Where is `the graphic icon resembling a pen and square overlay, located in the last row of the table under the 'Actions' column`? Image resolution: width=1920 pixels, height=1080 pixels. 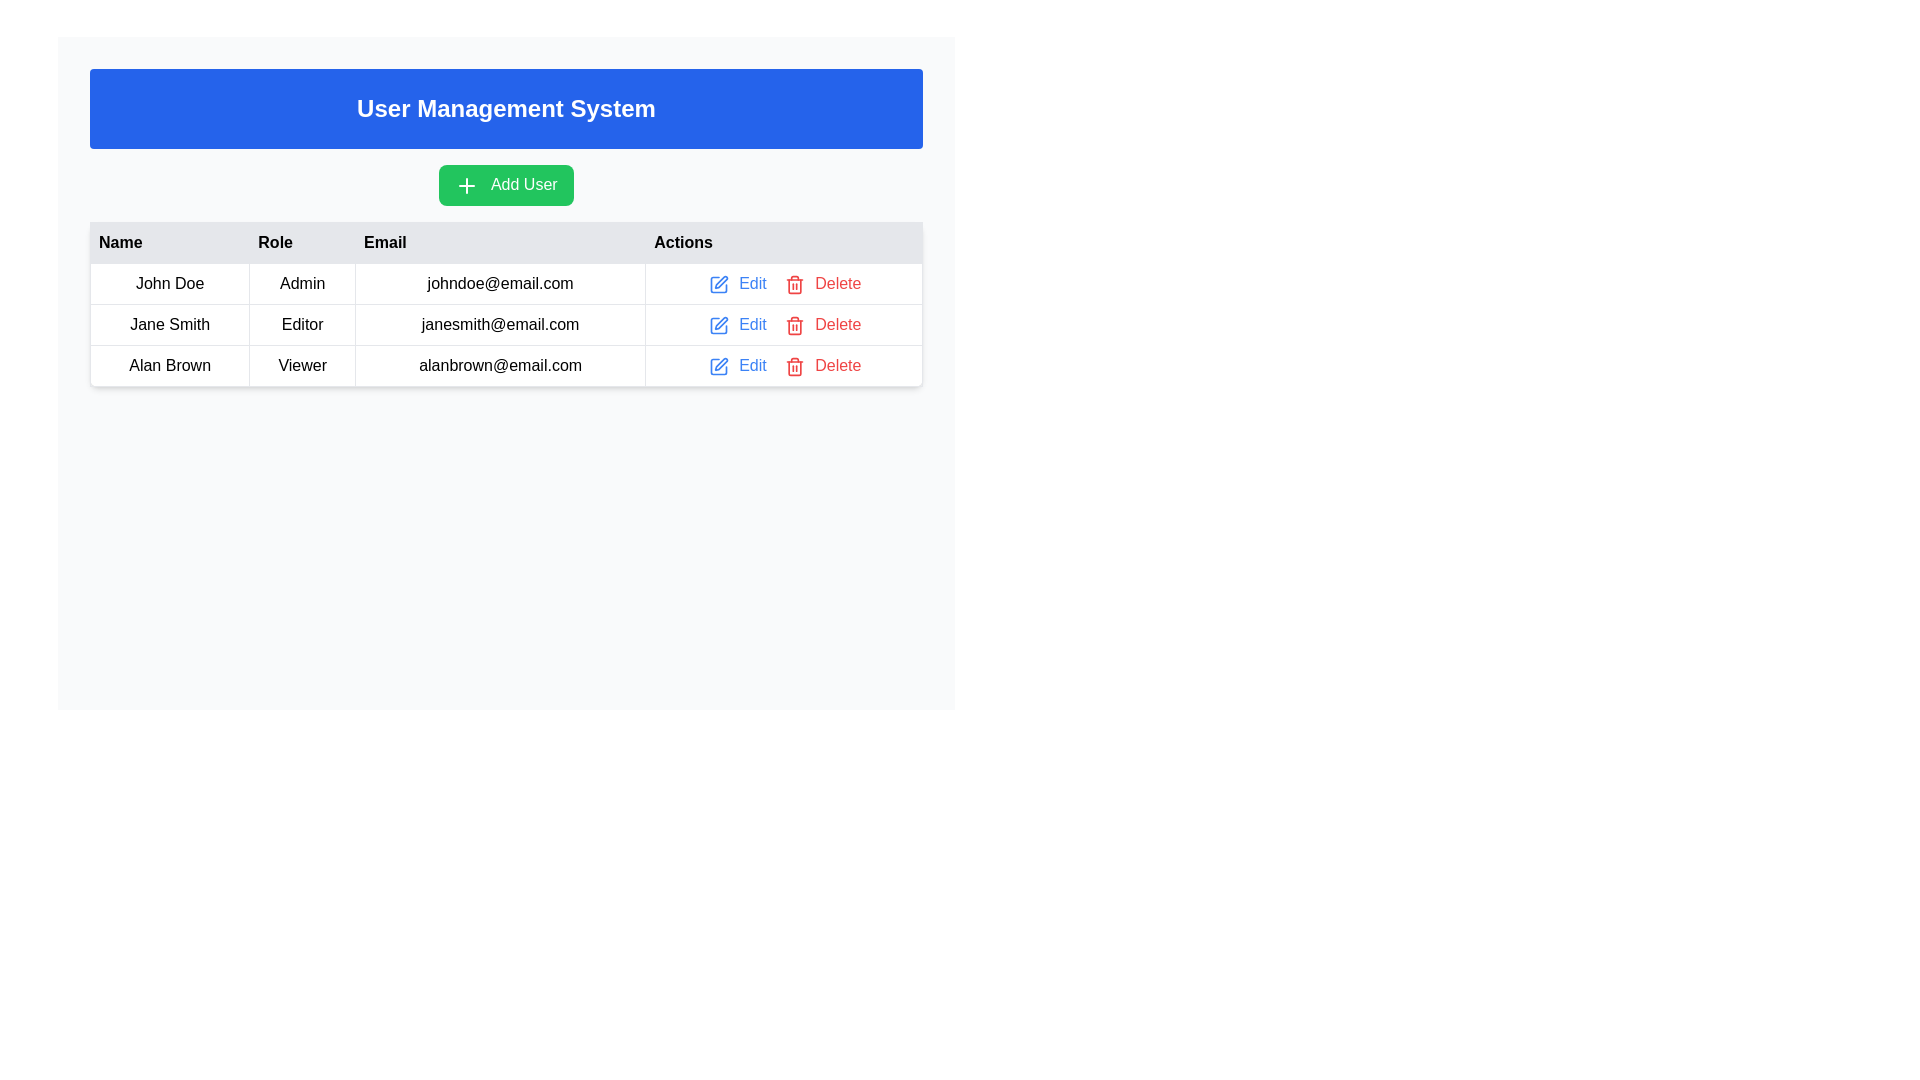
the graphic icon resembling a pen and square overlay, located in the last row of the table under the 'Actions' column is located at coordinates (720, 364).